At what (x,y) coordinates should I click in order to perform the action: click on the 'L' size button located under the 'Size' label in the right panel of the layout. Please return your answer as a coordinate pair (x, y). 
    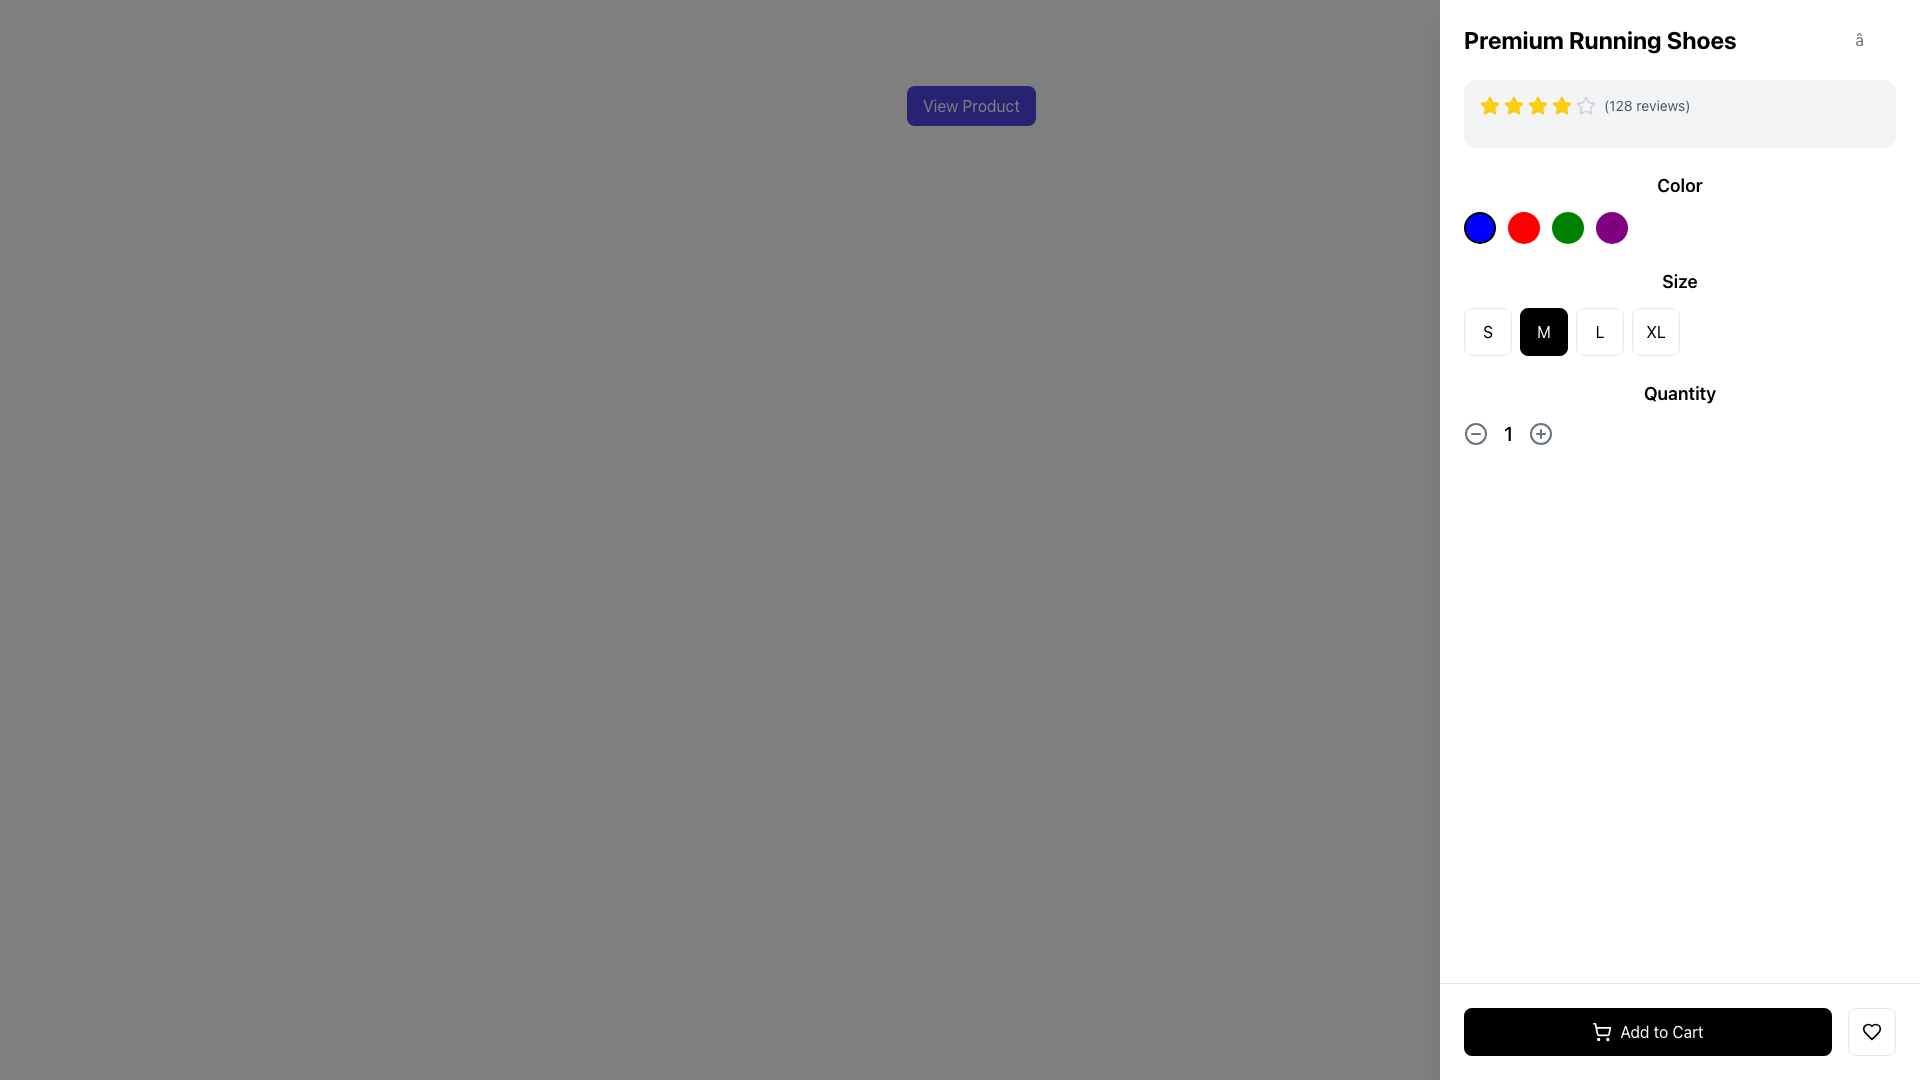
    Looking at the image, I should click on (1598, 330).